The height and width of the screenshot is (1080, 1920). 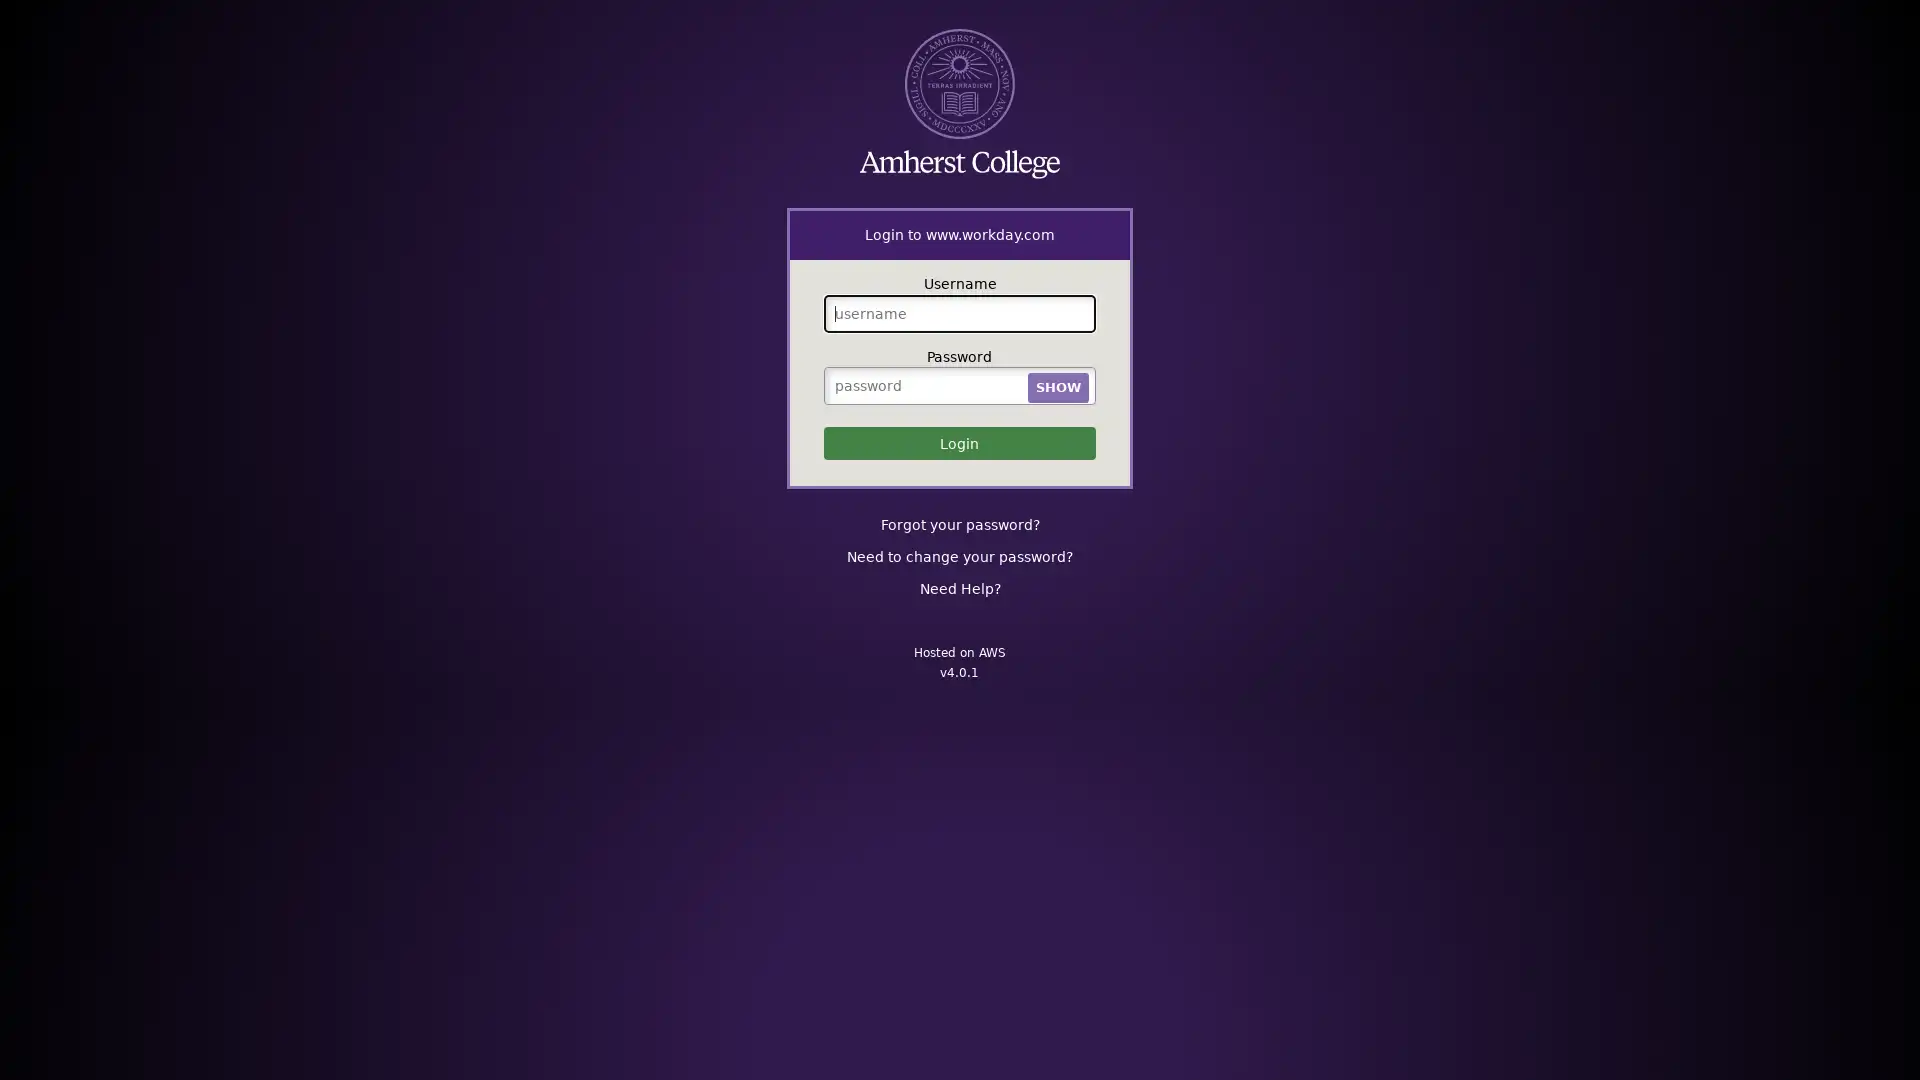 I want to click on Login, so click(x=958, y=442).